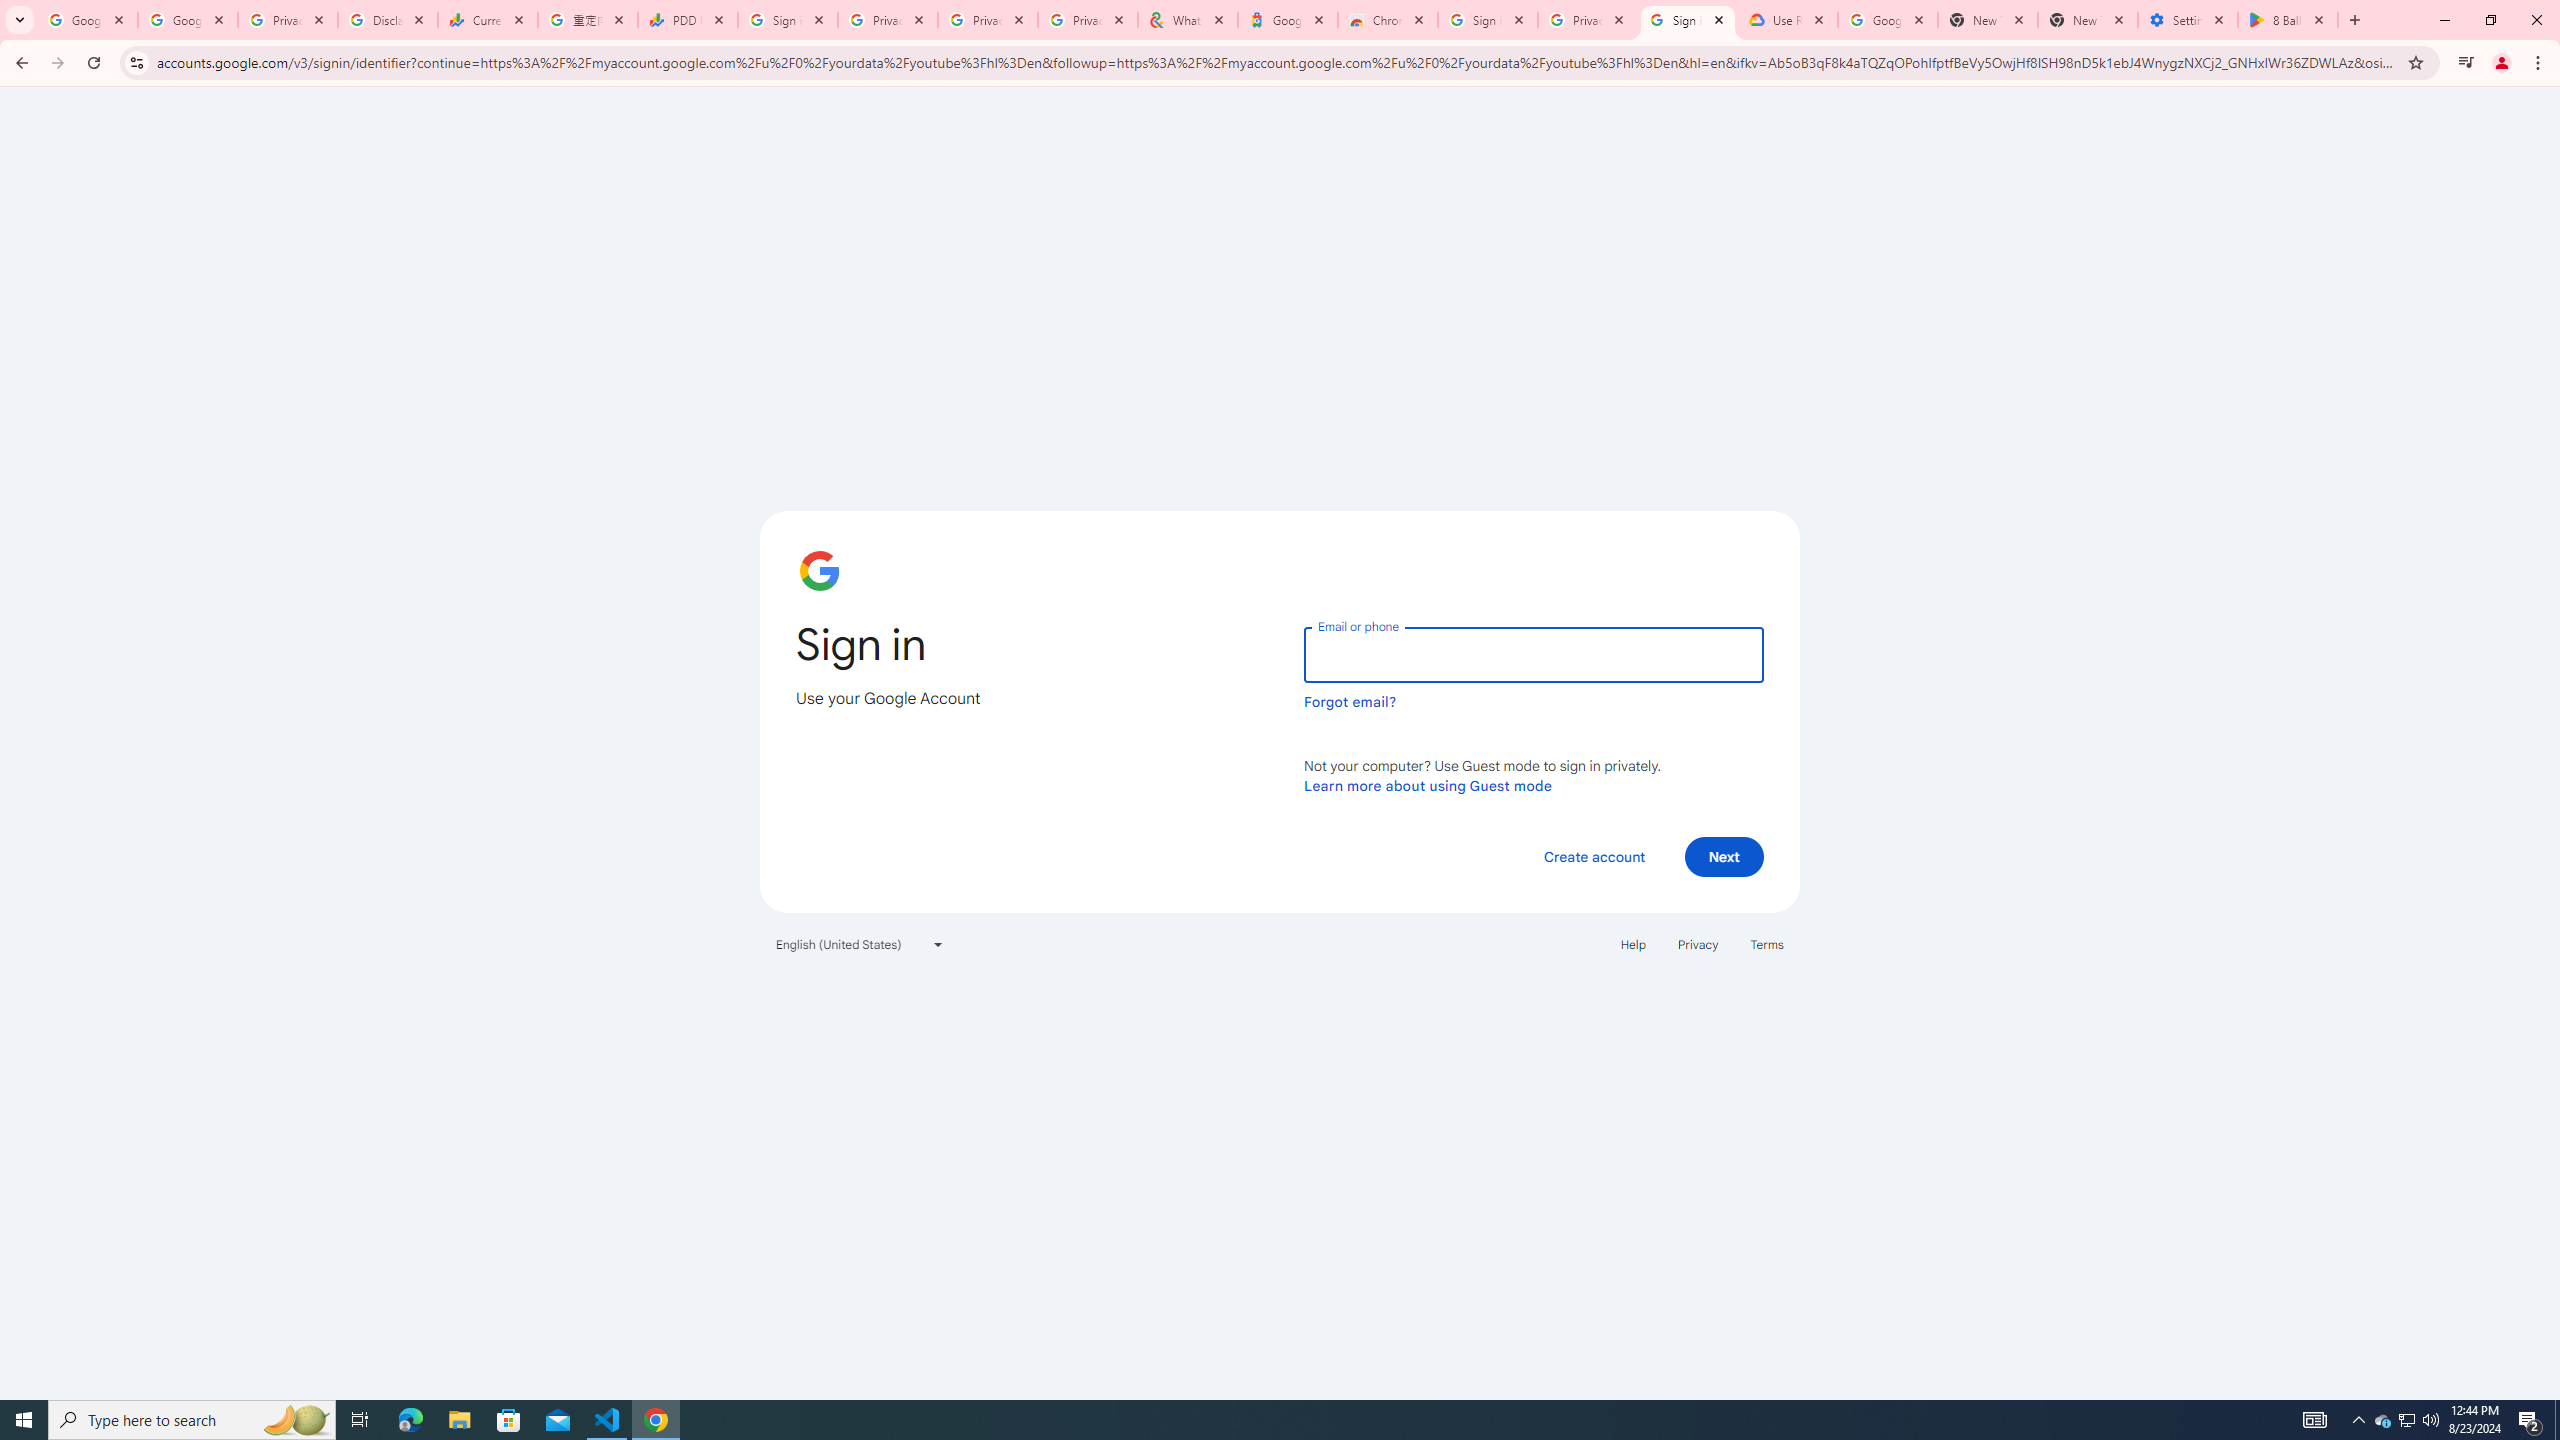  Describe the element at coordinates (1487, 19) in the screenshot. I see `'Sign in - Google Accounts'` at that location.